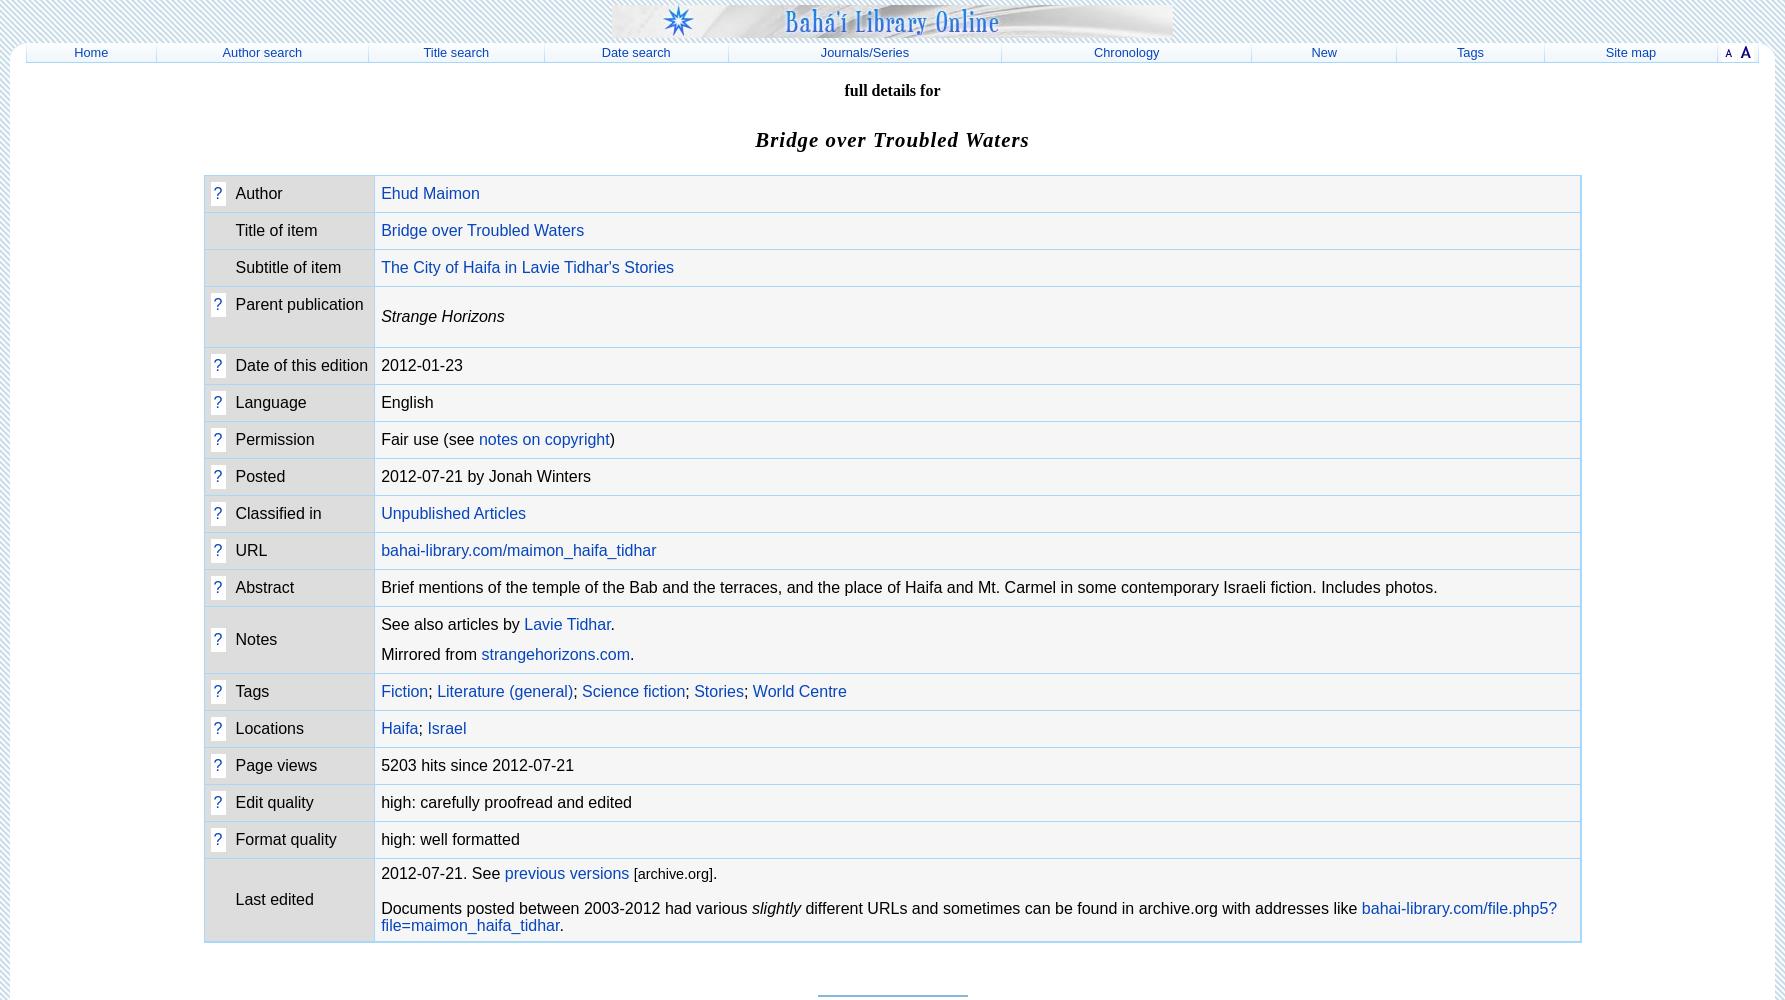 The width and height of the screenshot is (1785, 1000). Describe the element at coordinates (430, 653) in the screenshot. I see `'Mirrored from'` at that location.